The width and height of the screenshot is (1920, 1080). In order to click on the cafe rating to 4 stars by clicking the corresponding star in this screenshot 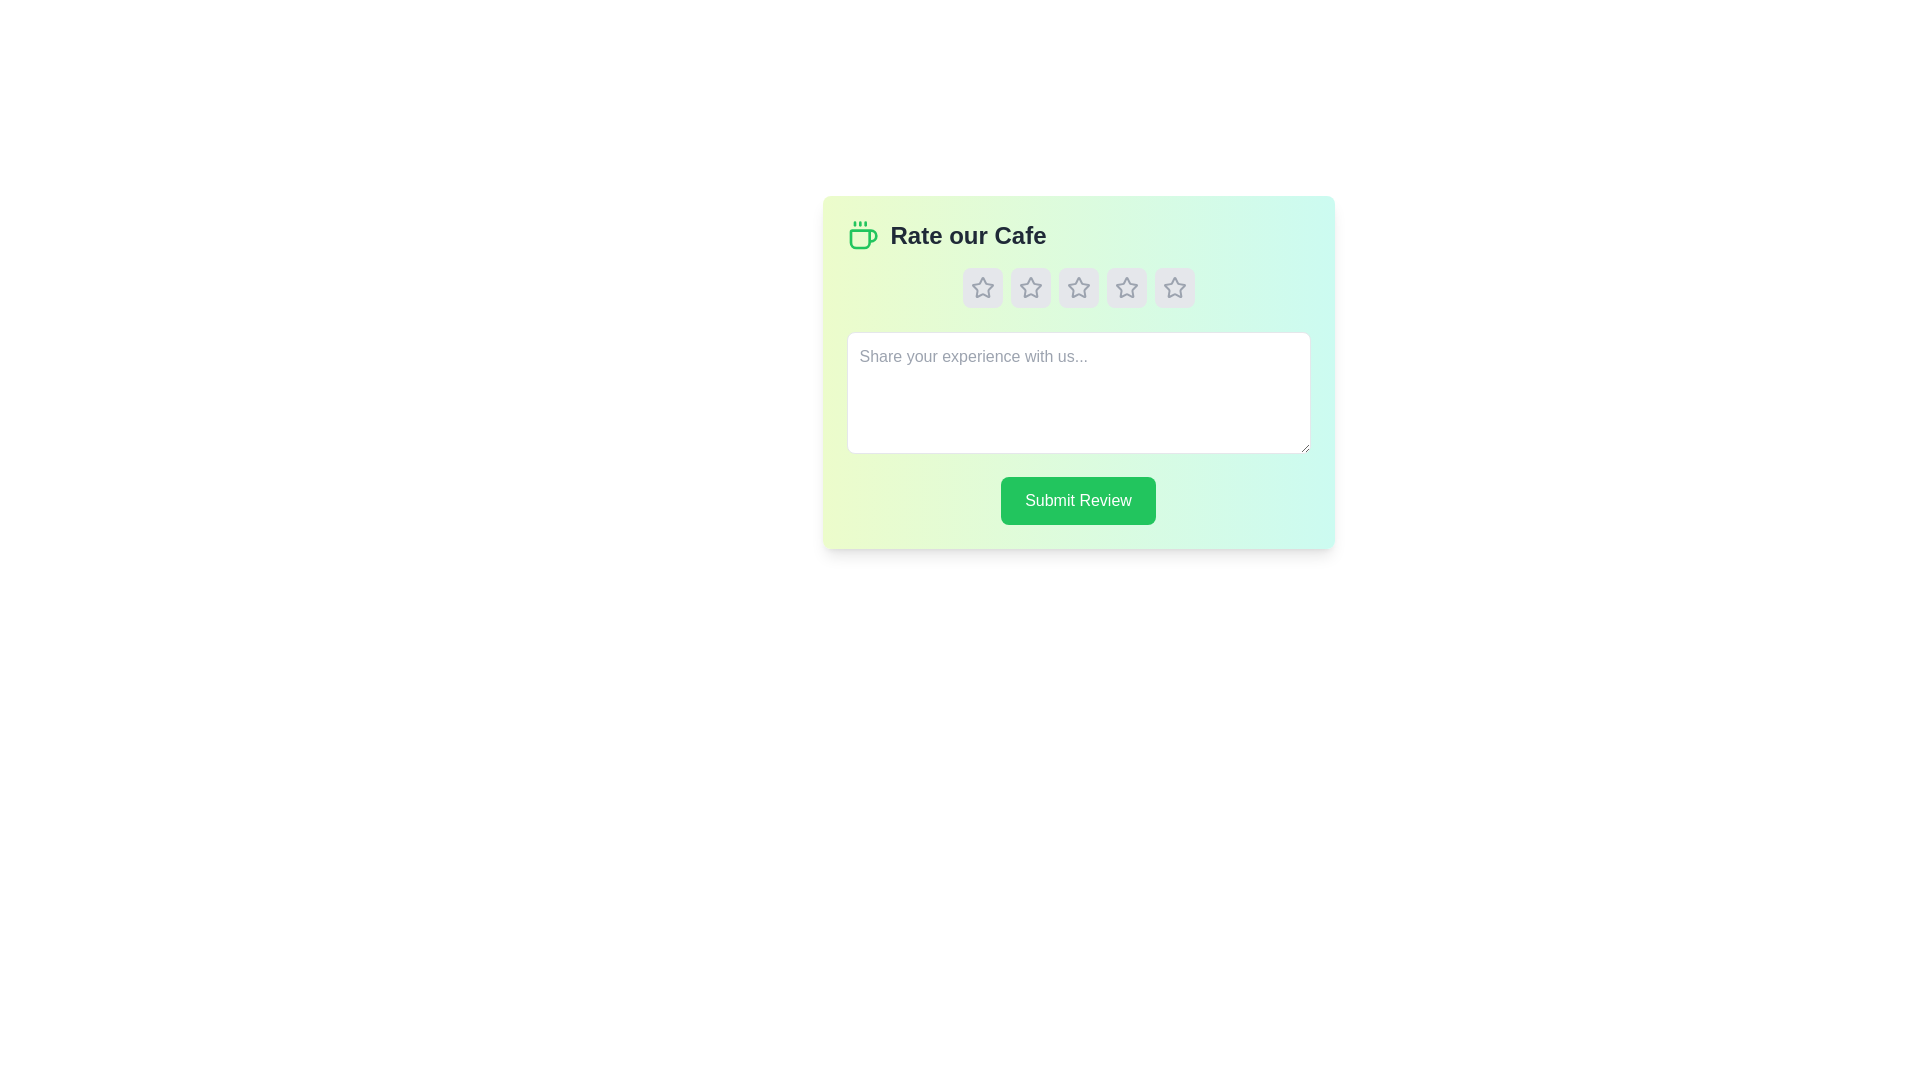, I will do `click(1126, 288)`.